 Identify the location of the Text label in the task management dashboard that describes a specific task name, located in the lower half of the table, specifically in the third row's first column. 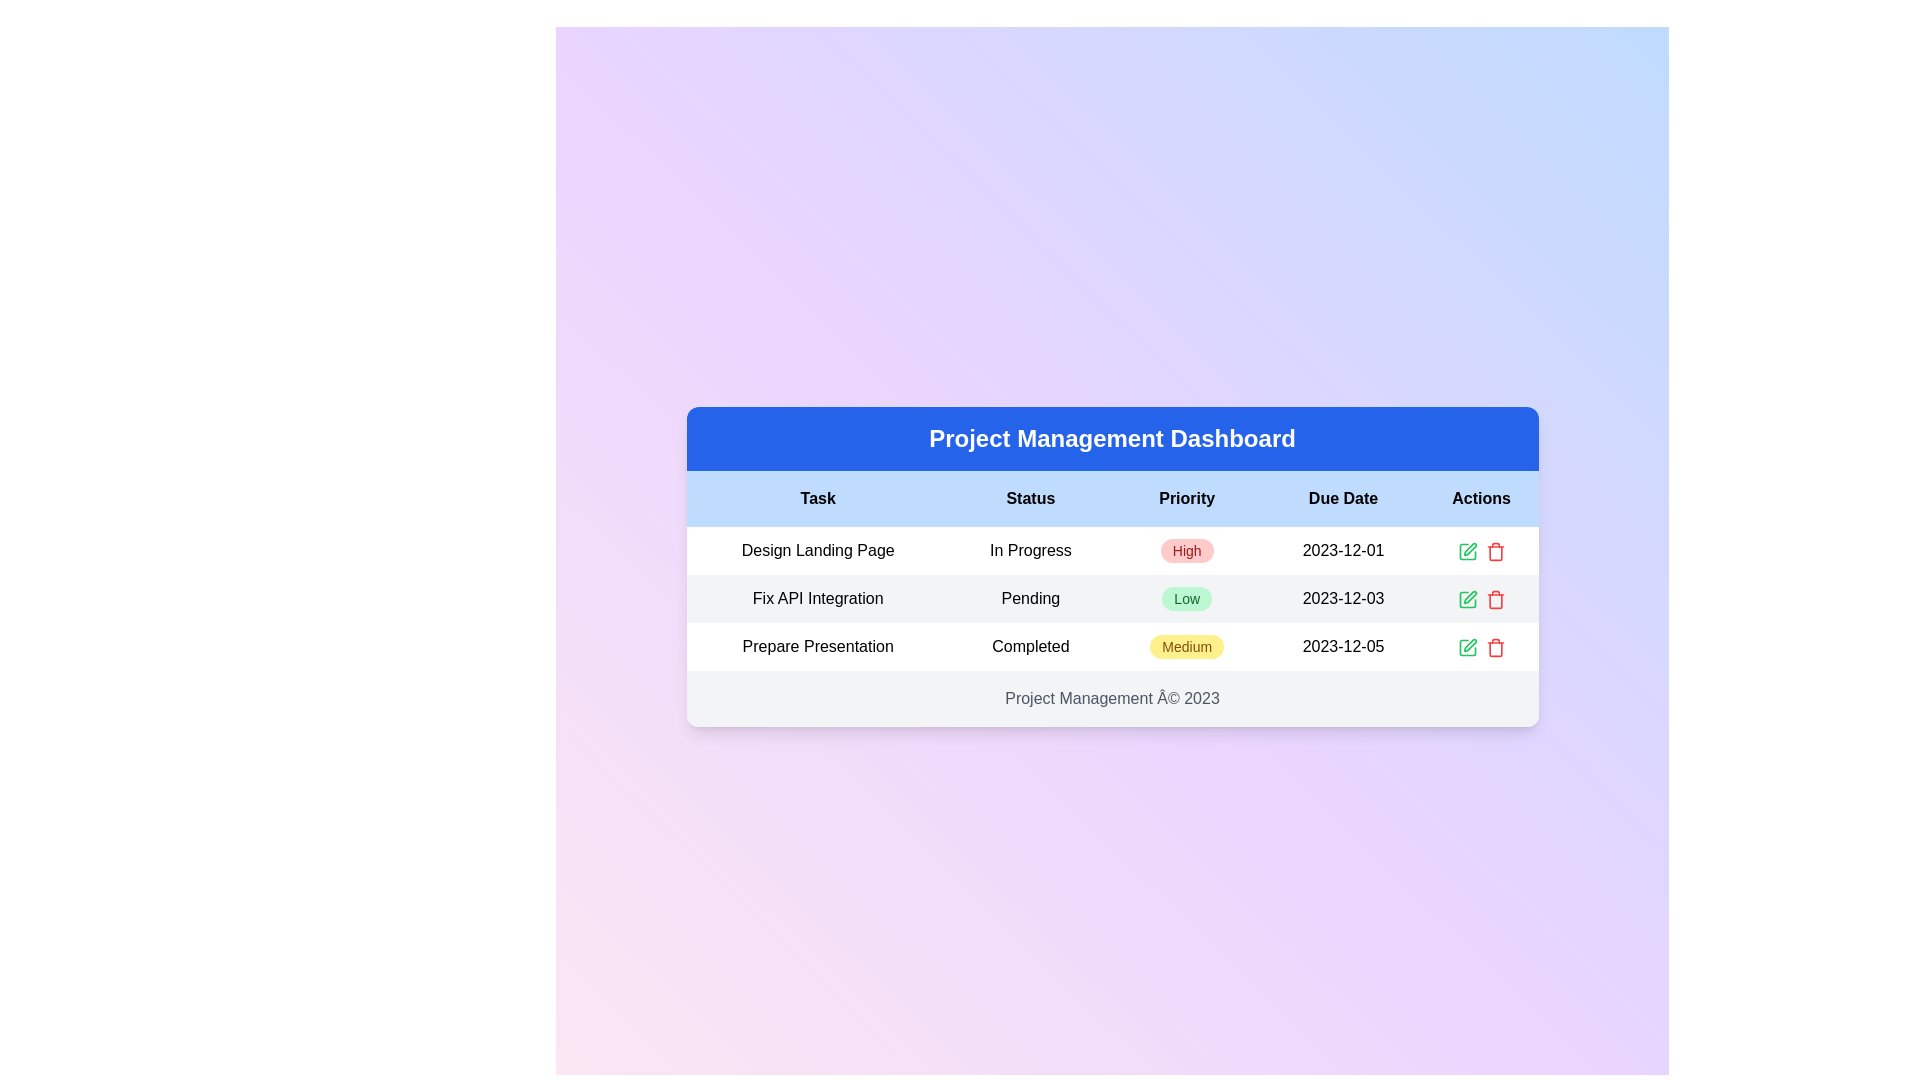
(818, 647).